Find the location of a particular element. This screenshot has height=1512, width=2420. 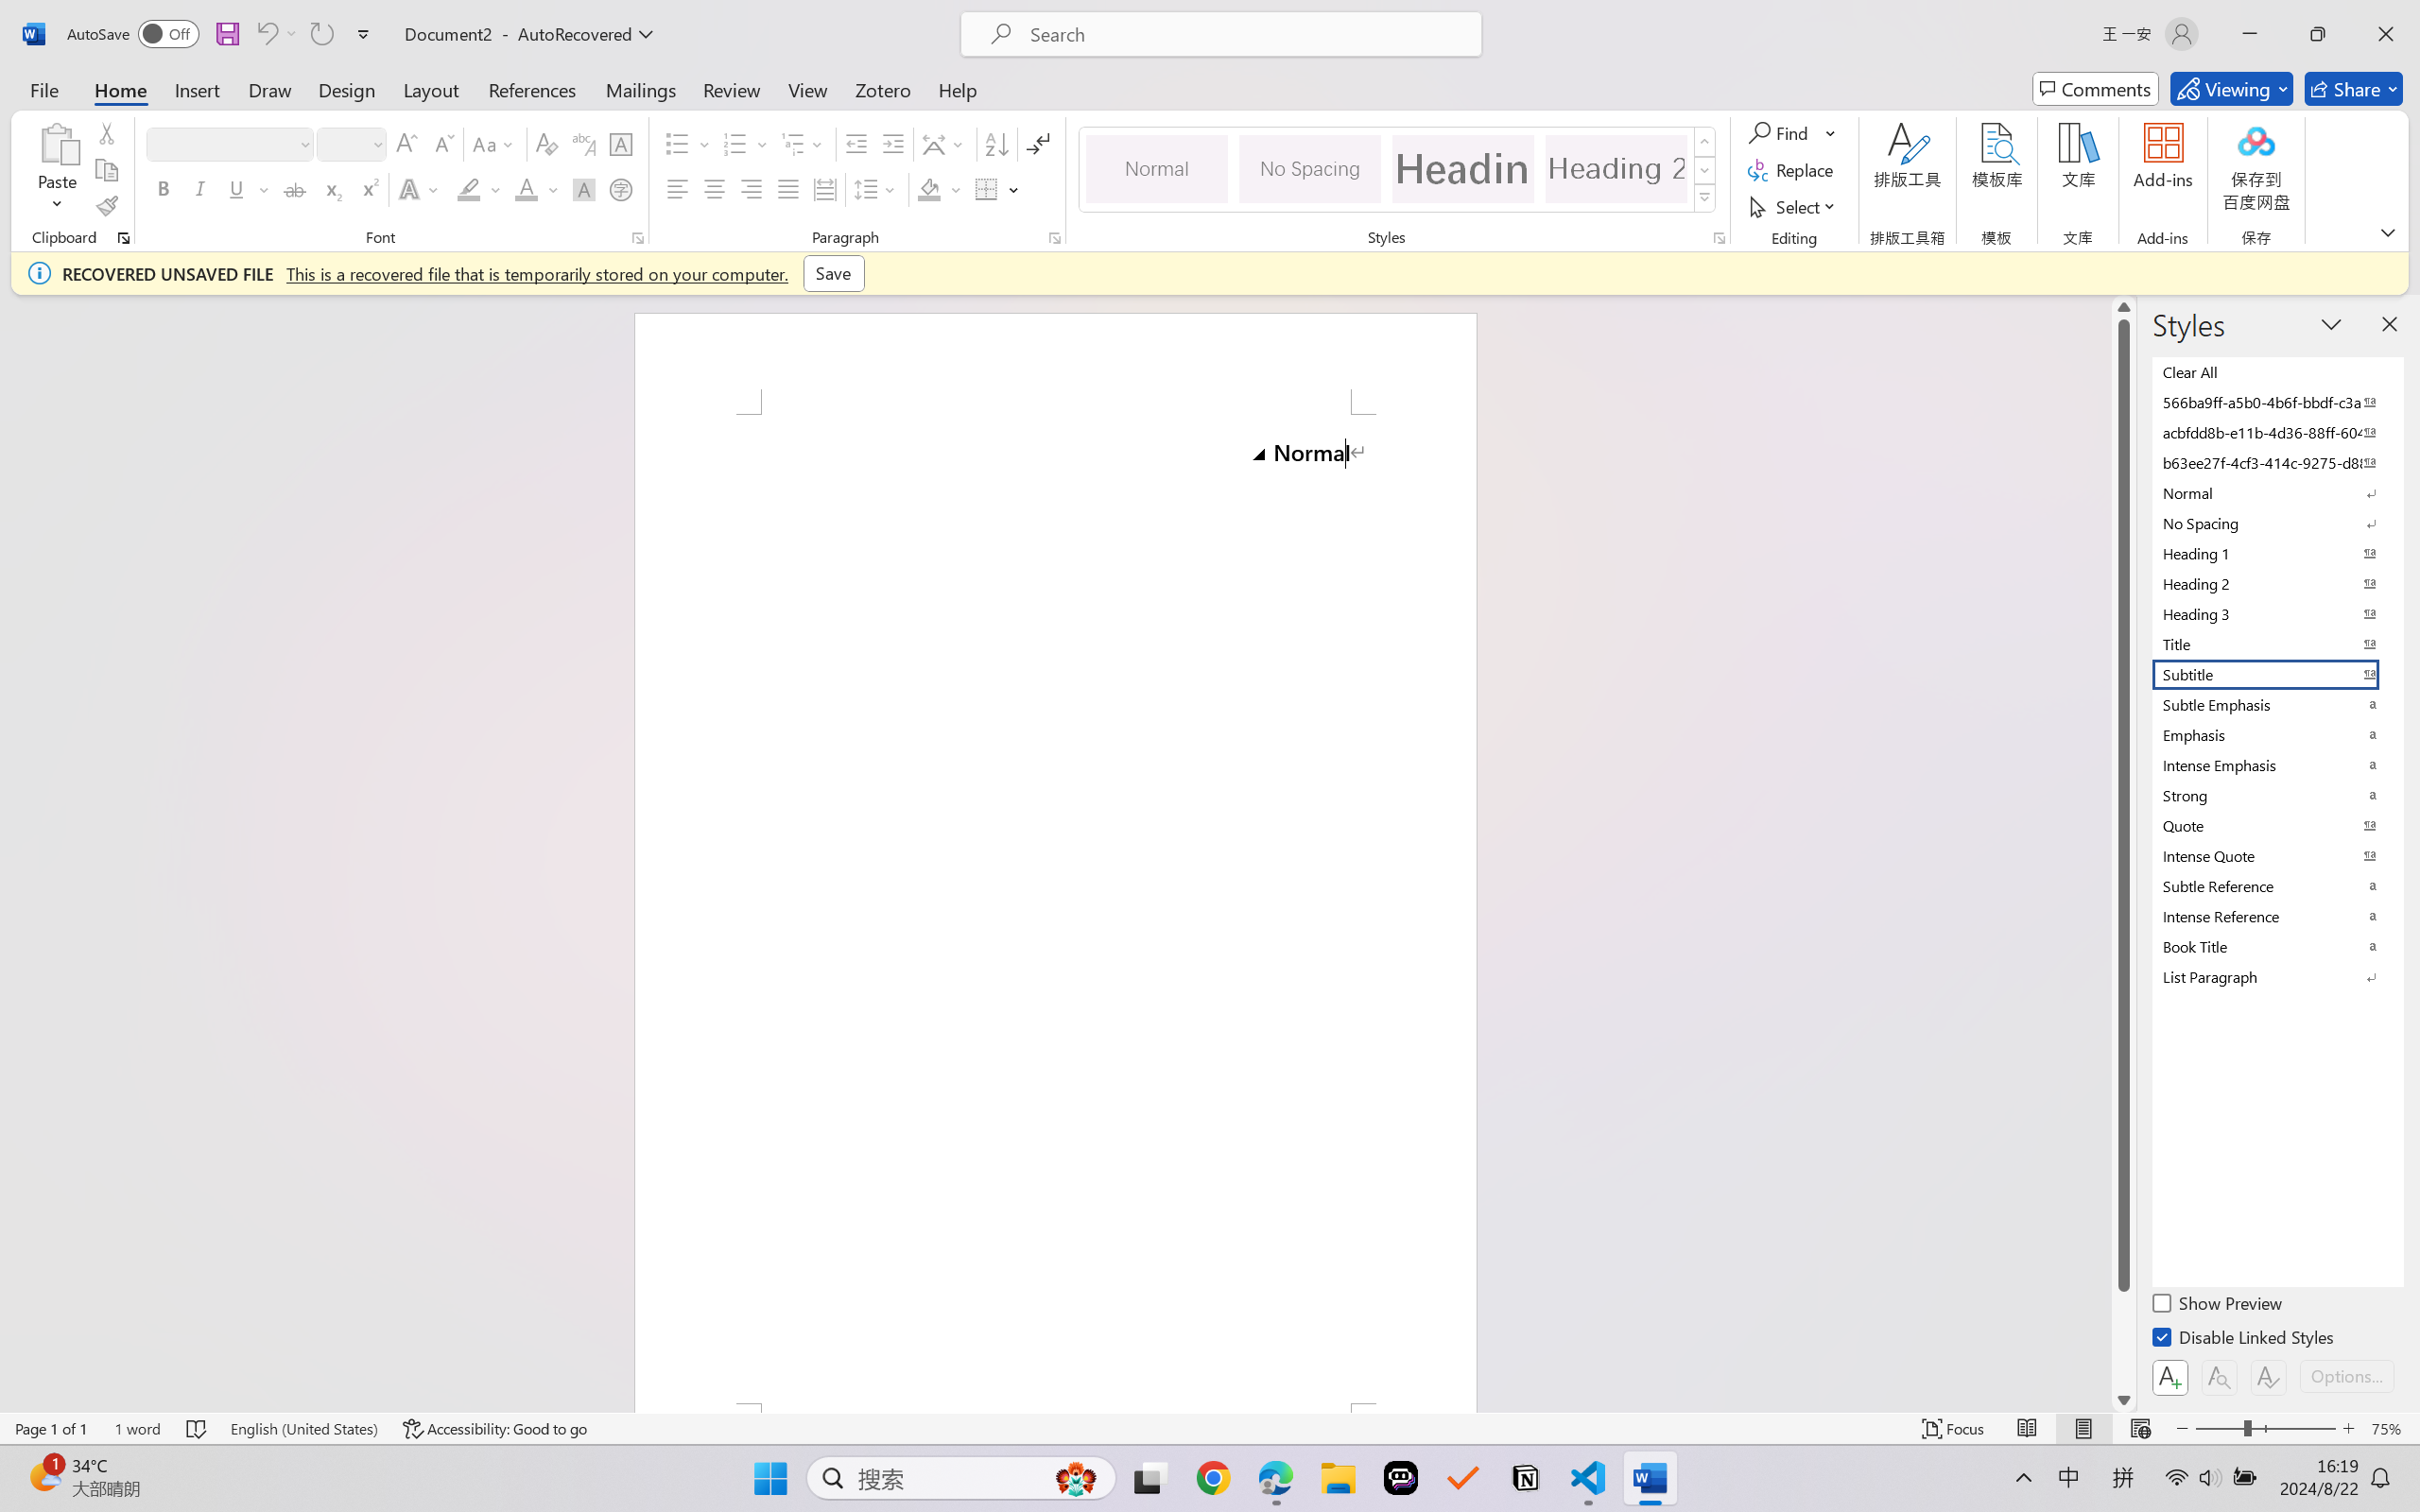

'Decrease Indent' is located at coordinates (856, 144).